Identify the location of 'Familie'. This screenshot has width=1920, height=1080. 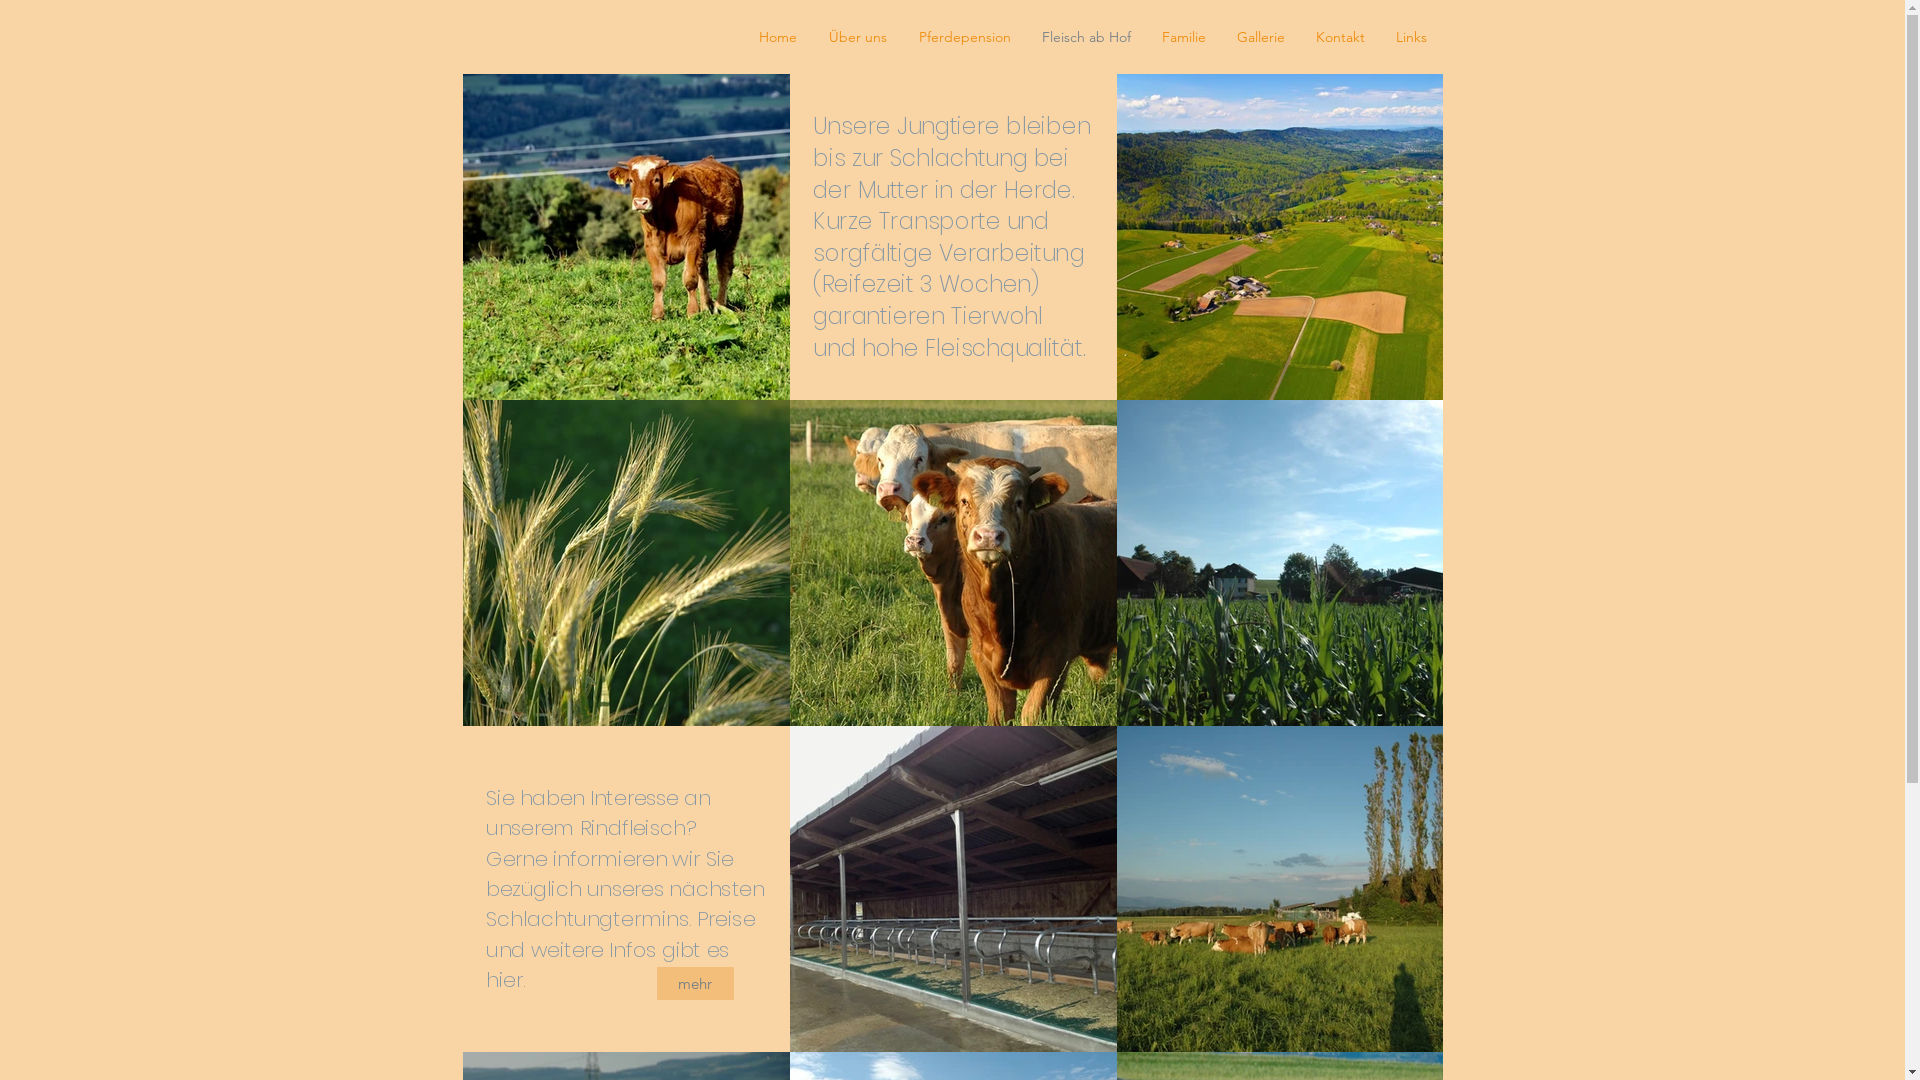
(1183, 37).